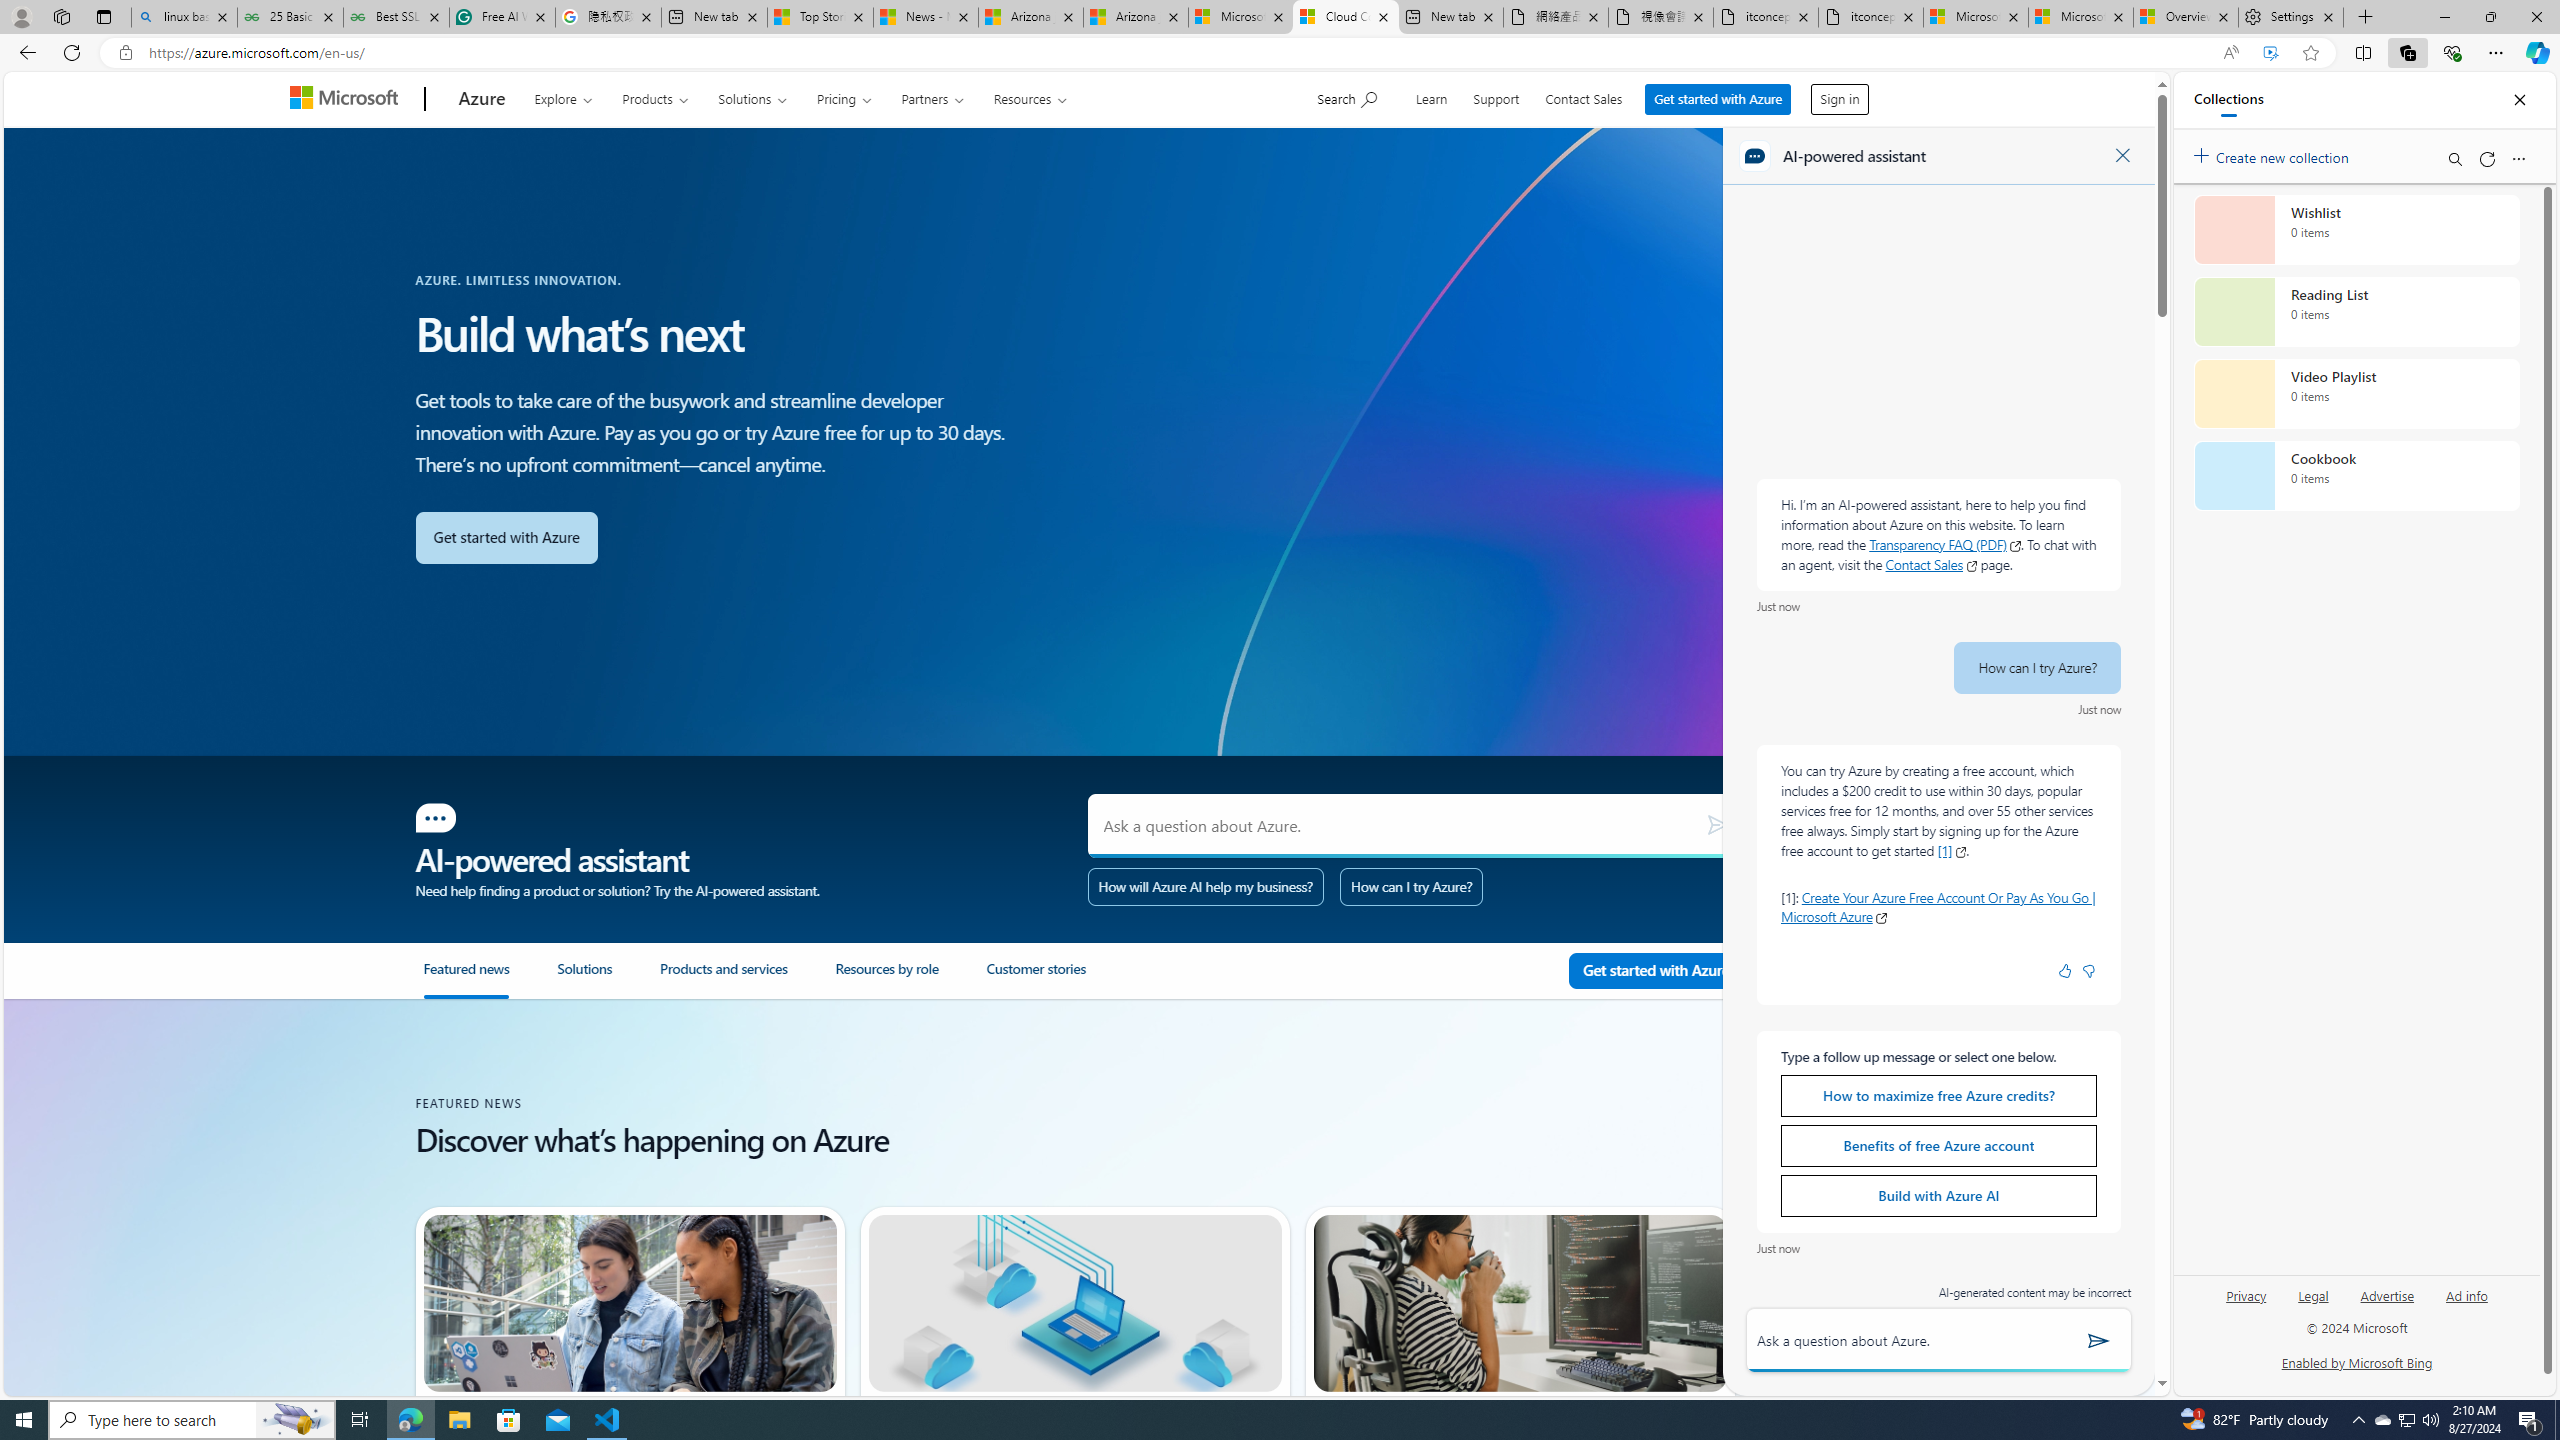 The height and width of the screenshot is (1440, 2560). What do you see at coordinates (1871, 16) in the screenshot?
I see `'itconcepthk.com/projector_solutions.mp4'` at bounding box center [1871, 16].